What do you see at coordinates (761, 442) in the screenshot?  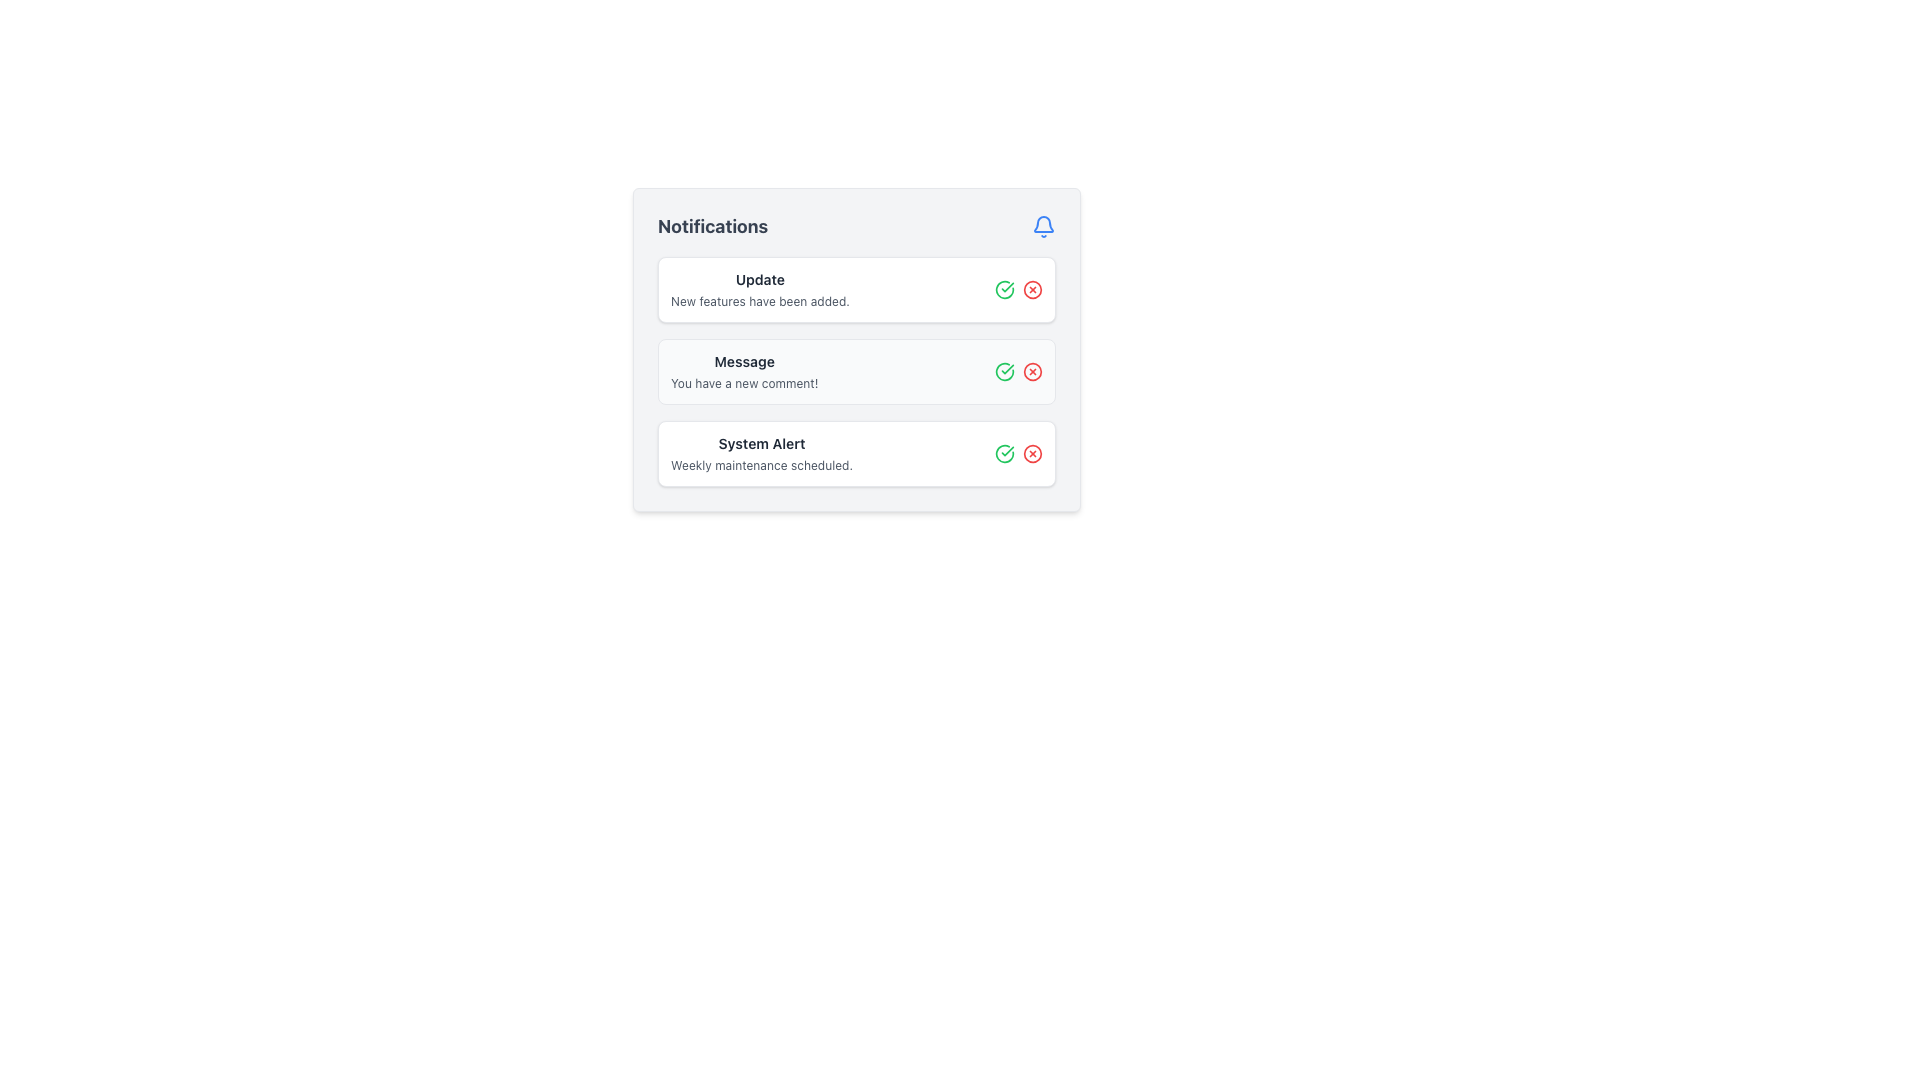 I see `the text element displaying 'System Alert', which is bold and dark gray in color, located in the notifications panel below 'Update' and 'Message'` at bounding box center [761, 442].